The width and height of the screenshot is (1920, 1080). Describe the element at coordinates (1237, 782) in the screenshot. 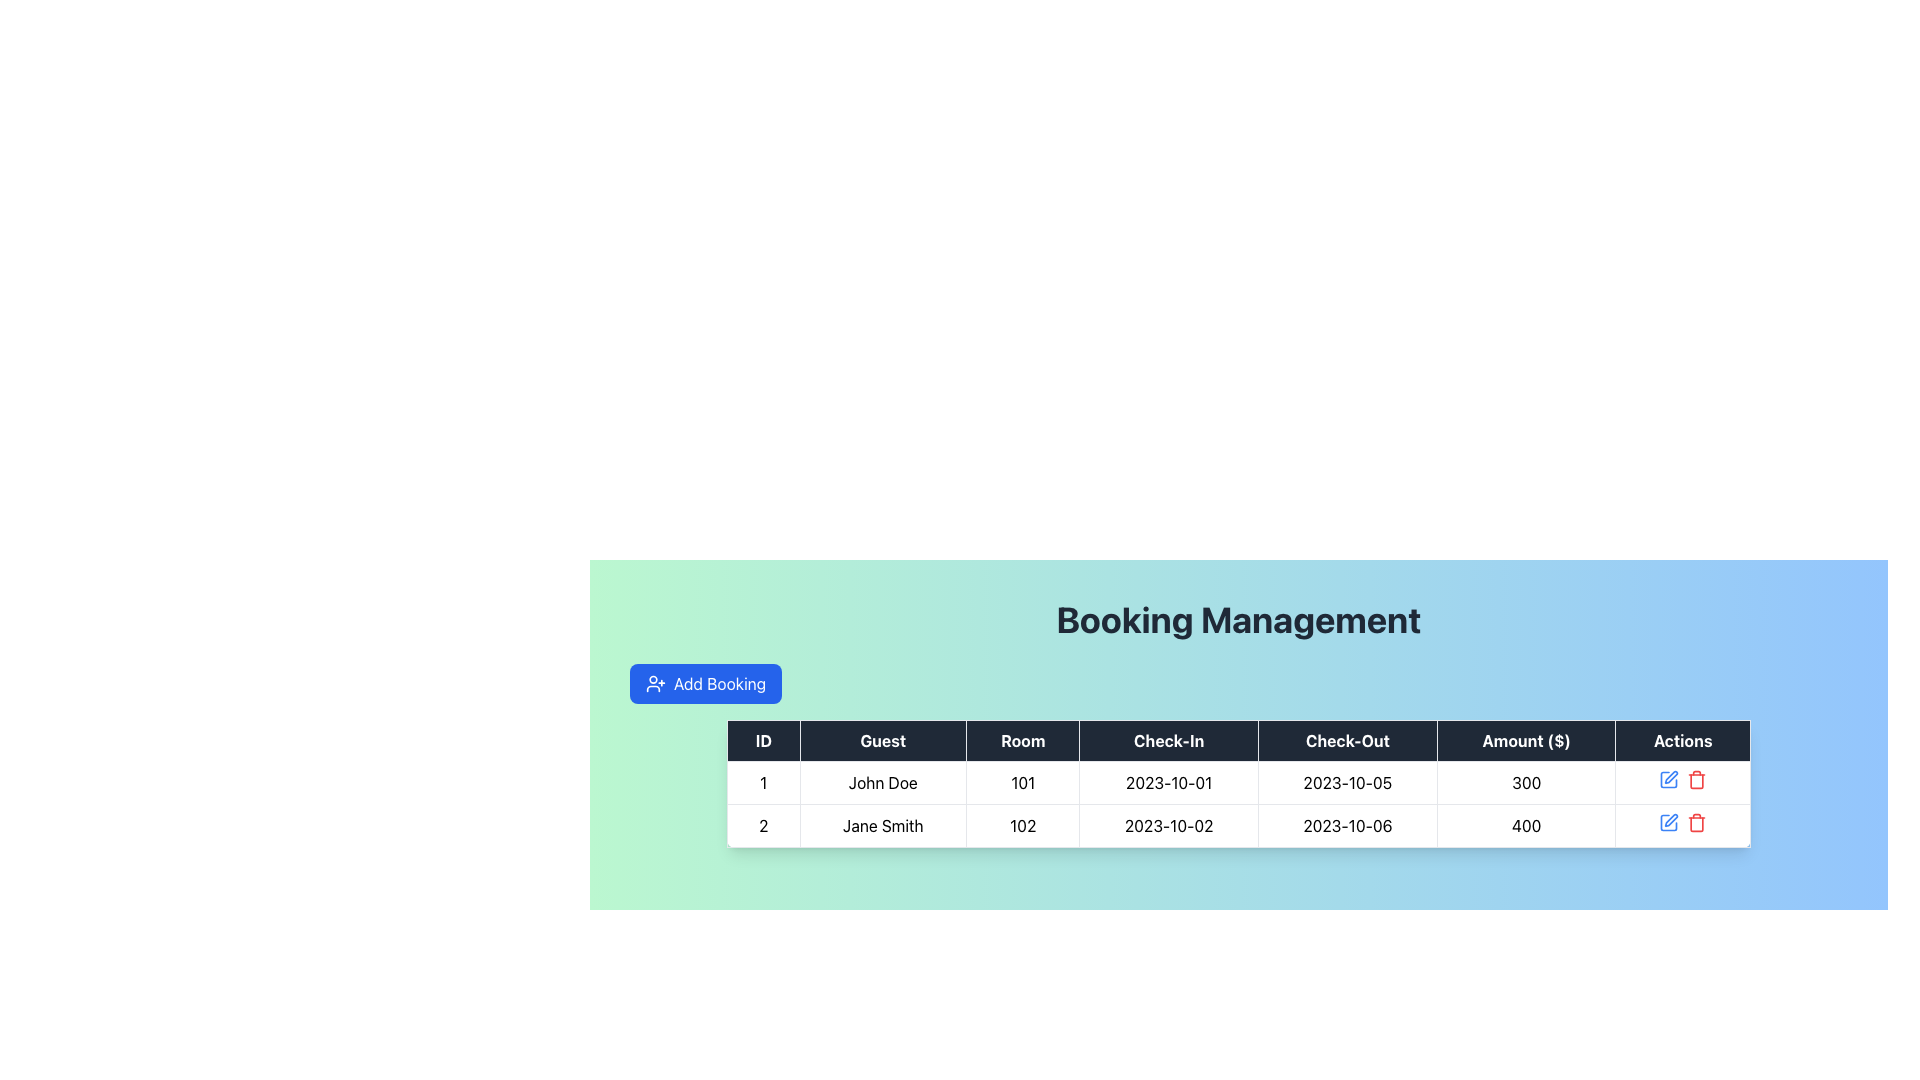

I see `the interactive components in the first row of the booking management table, which displays booking details including guest name, room number, and associated cost` at that location.